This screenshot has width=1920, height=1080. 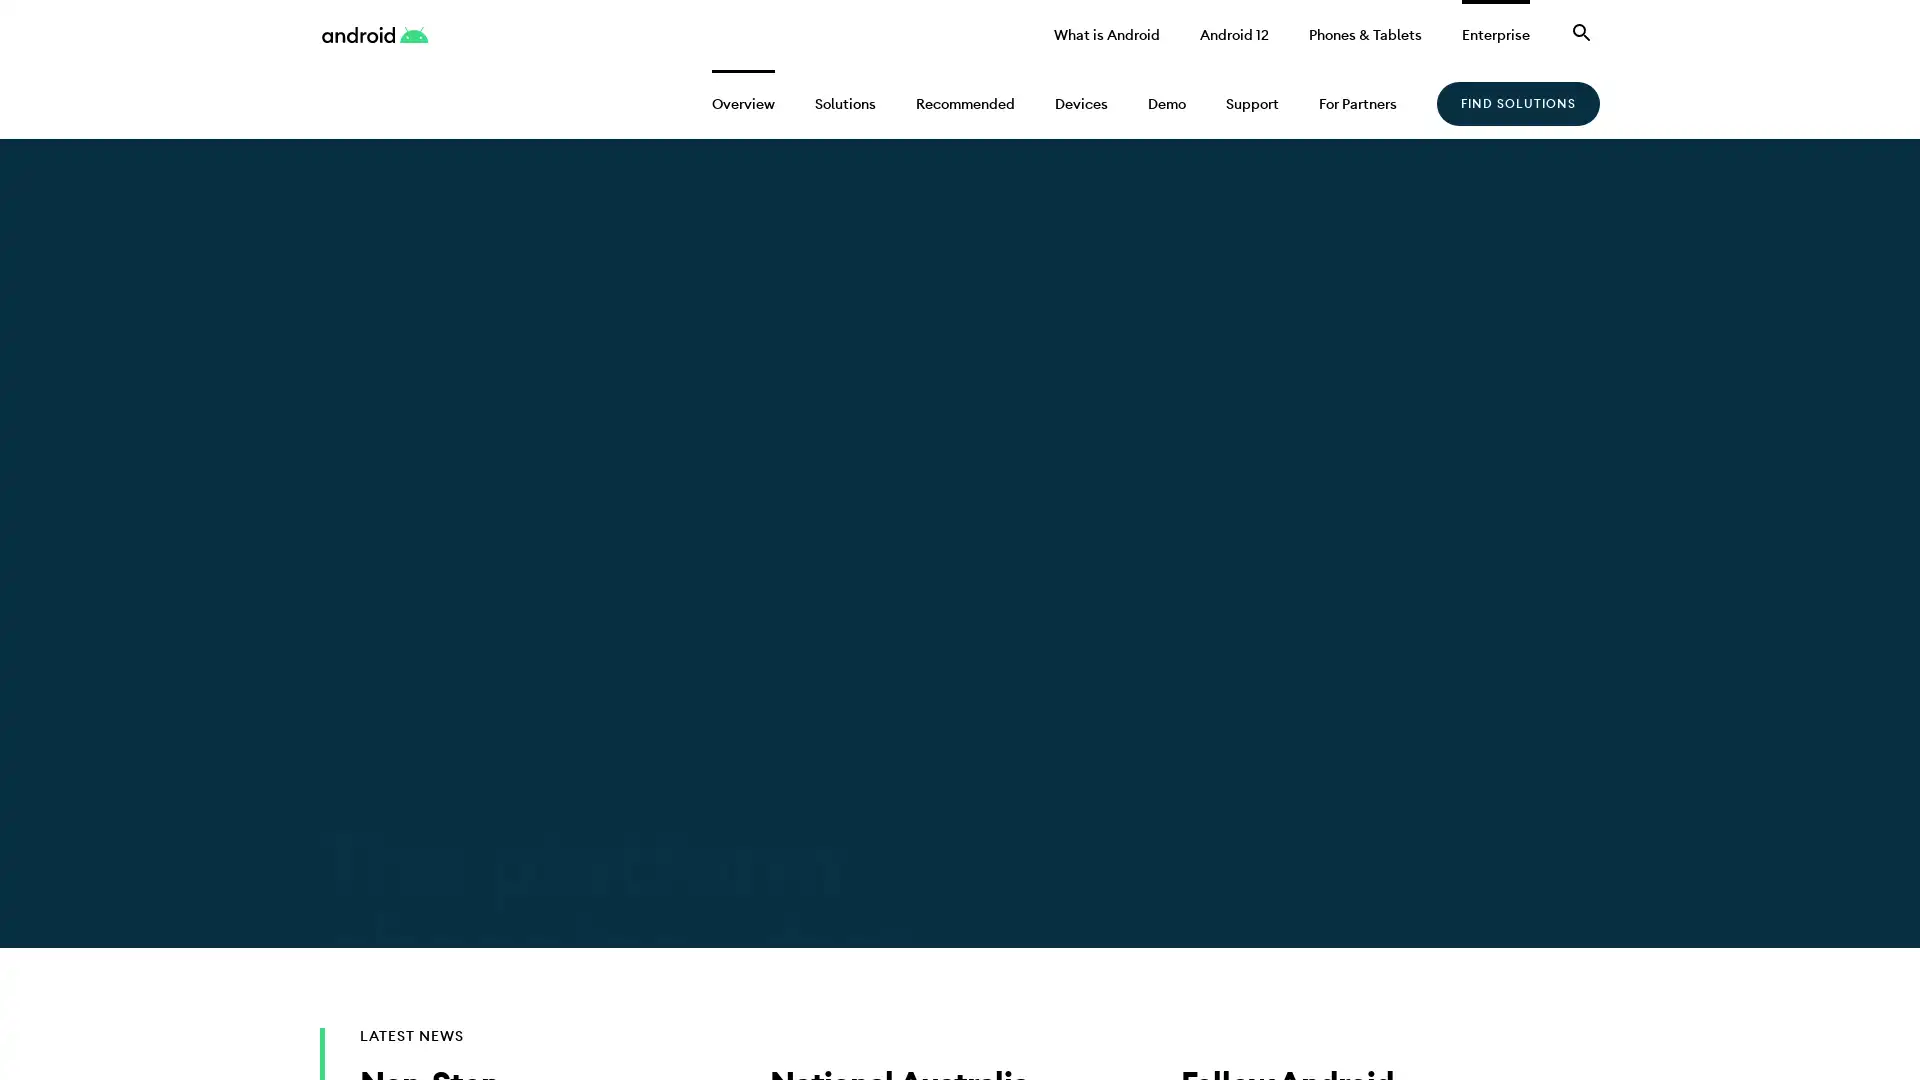 What do you see at coordinates (1530, 1032) in the screenshot?
I see `OK` at bounding box center [1530, 1032].